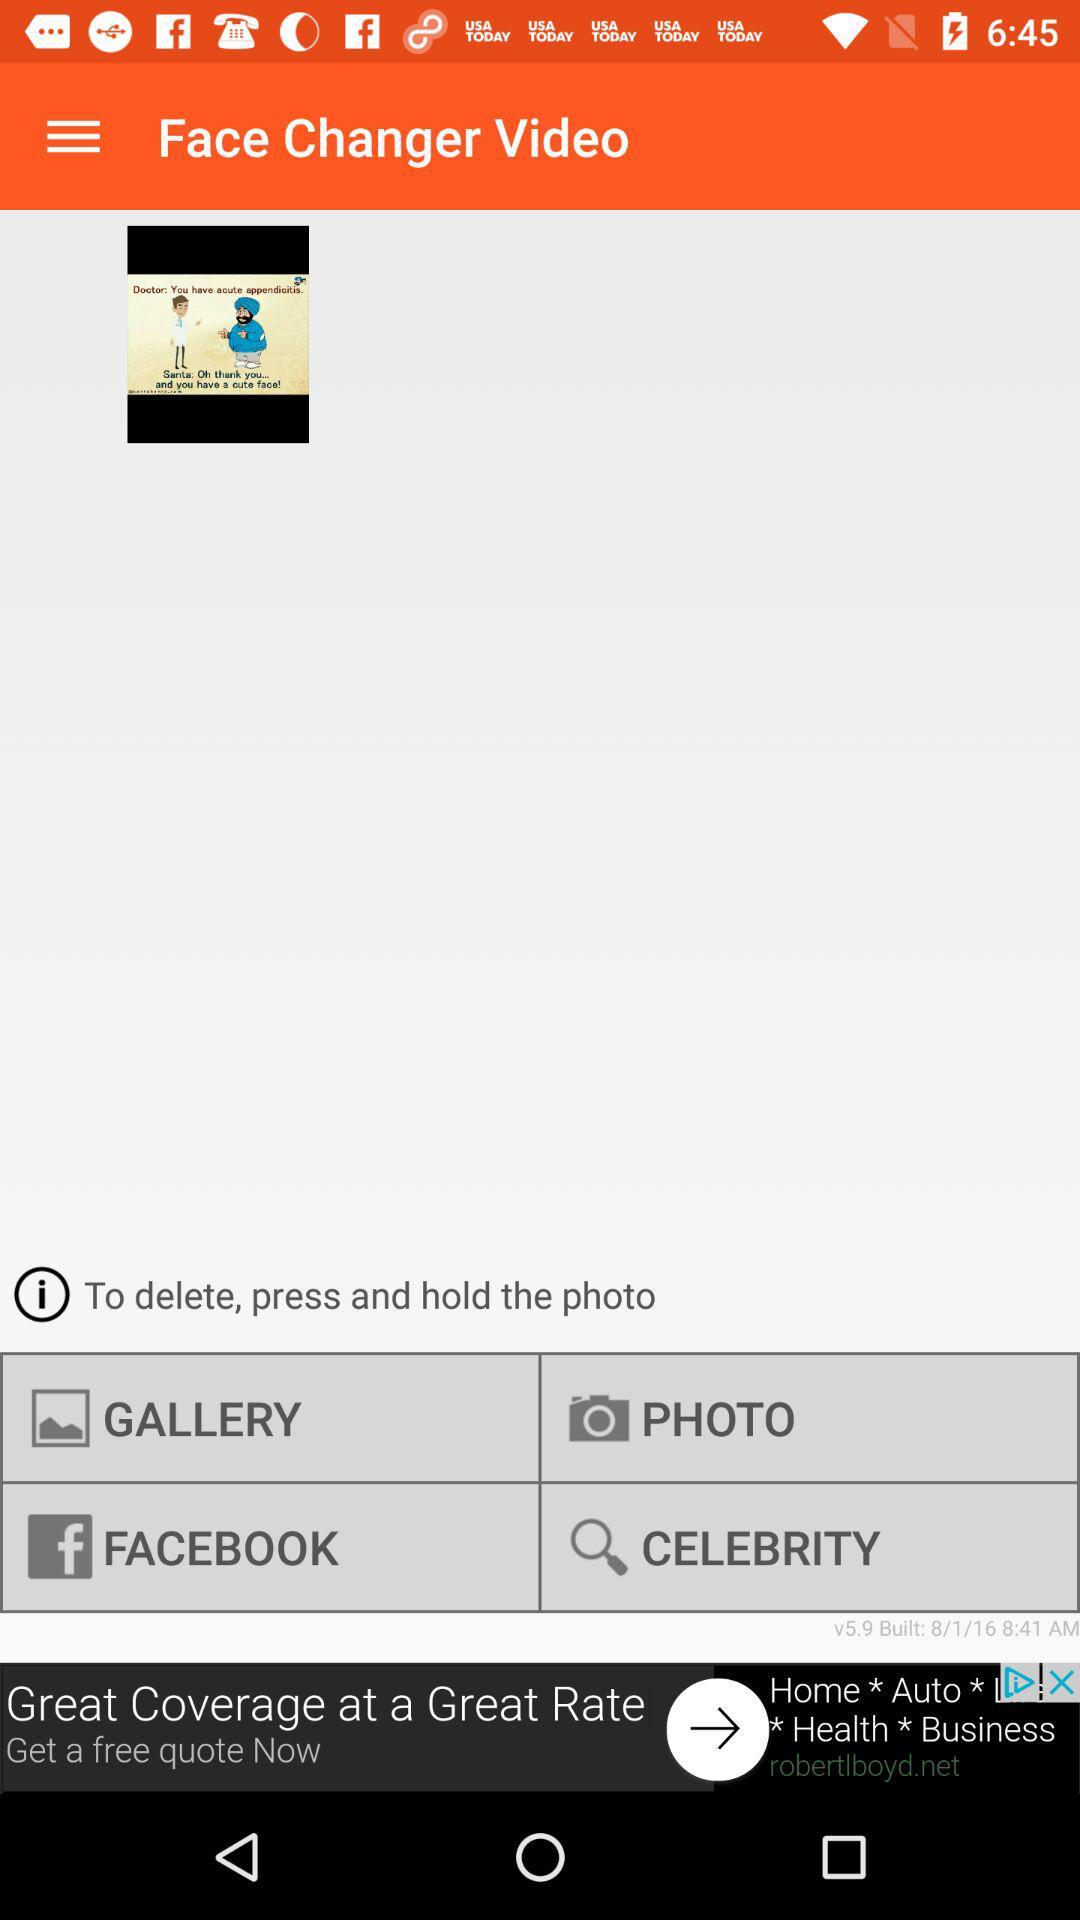 This screenshot has height=1920, width=1080. Describe the element at coordinates (270, 1417) in the screenshot. I see `the icon above the facebook icon` at that location.